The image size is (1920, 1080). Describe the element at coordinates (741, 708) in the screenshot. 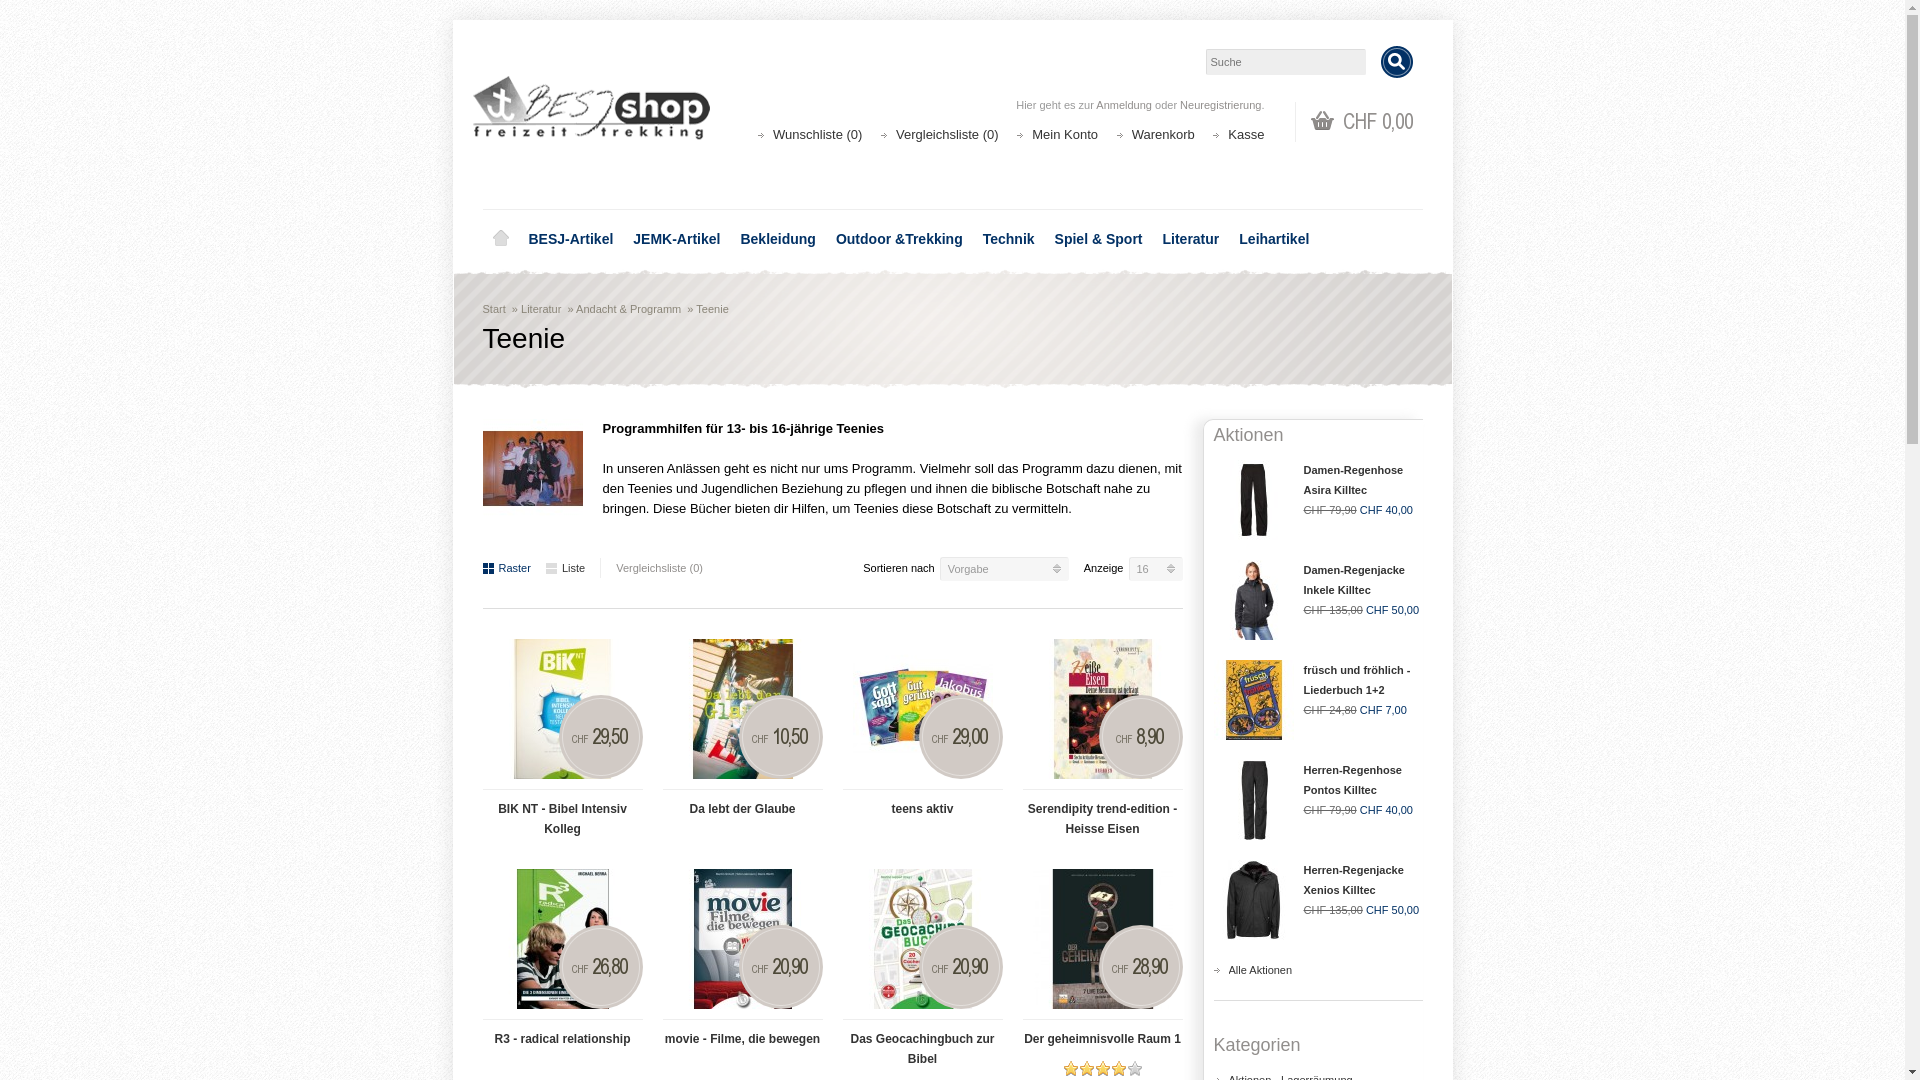

I see `'Da lebt der Glaube'` at that location.